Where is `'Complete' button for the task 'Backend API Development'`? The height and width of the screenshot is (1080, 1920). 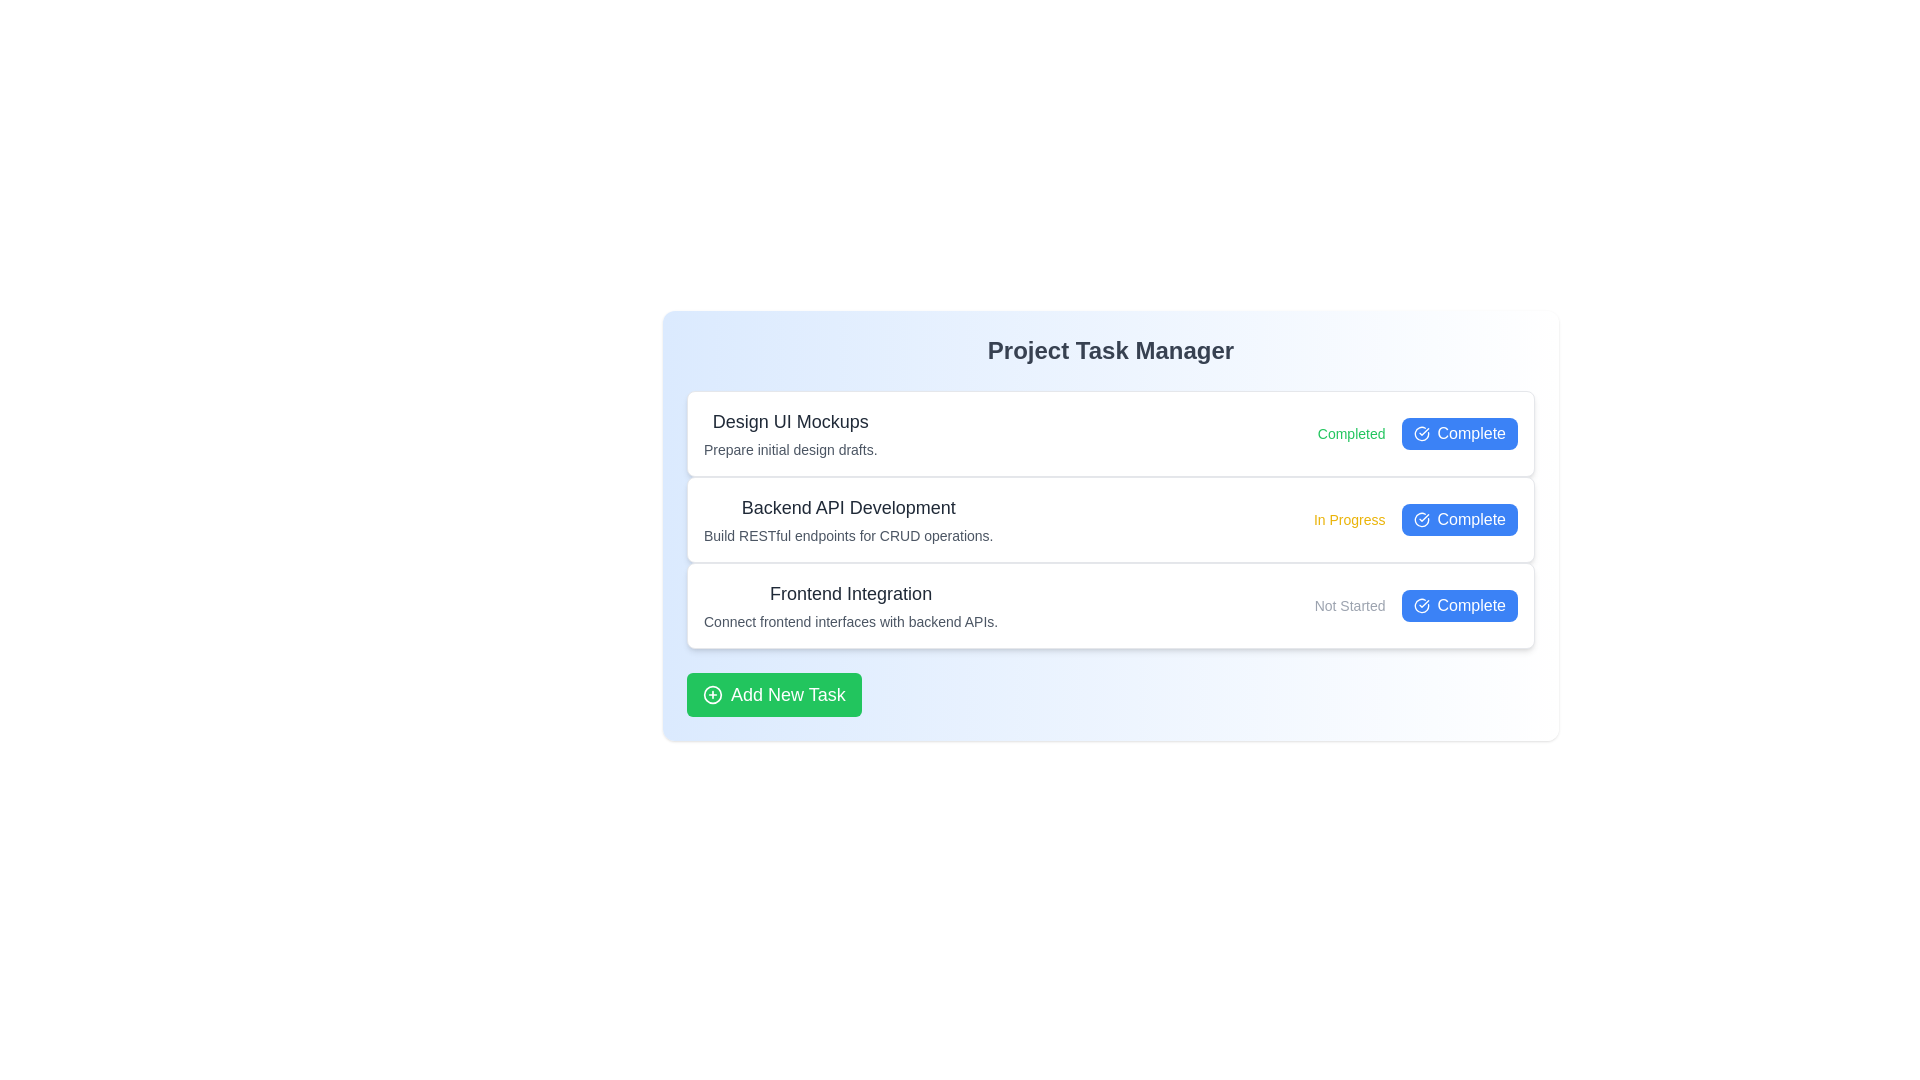 'Complete' button for the task 'Backend API Development' is located at coordinates (1459, 519).